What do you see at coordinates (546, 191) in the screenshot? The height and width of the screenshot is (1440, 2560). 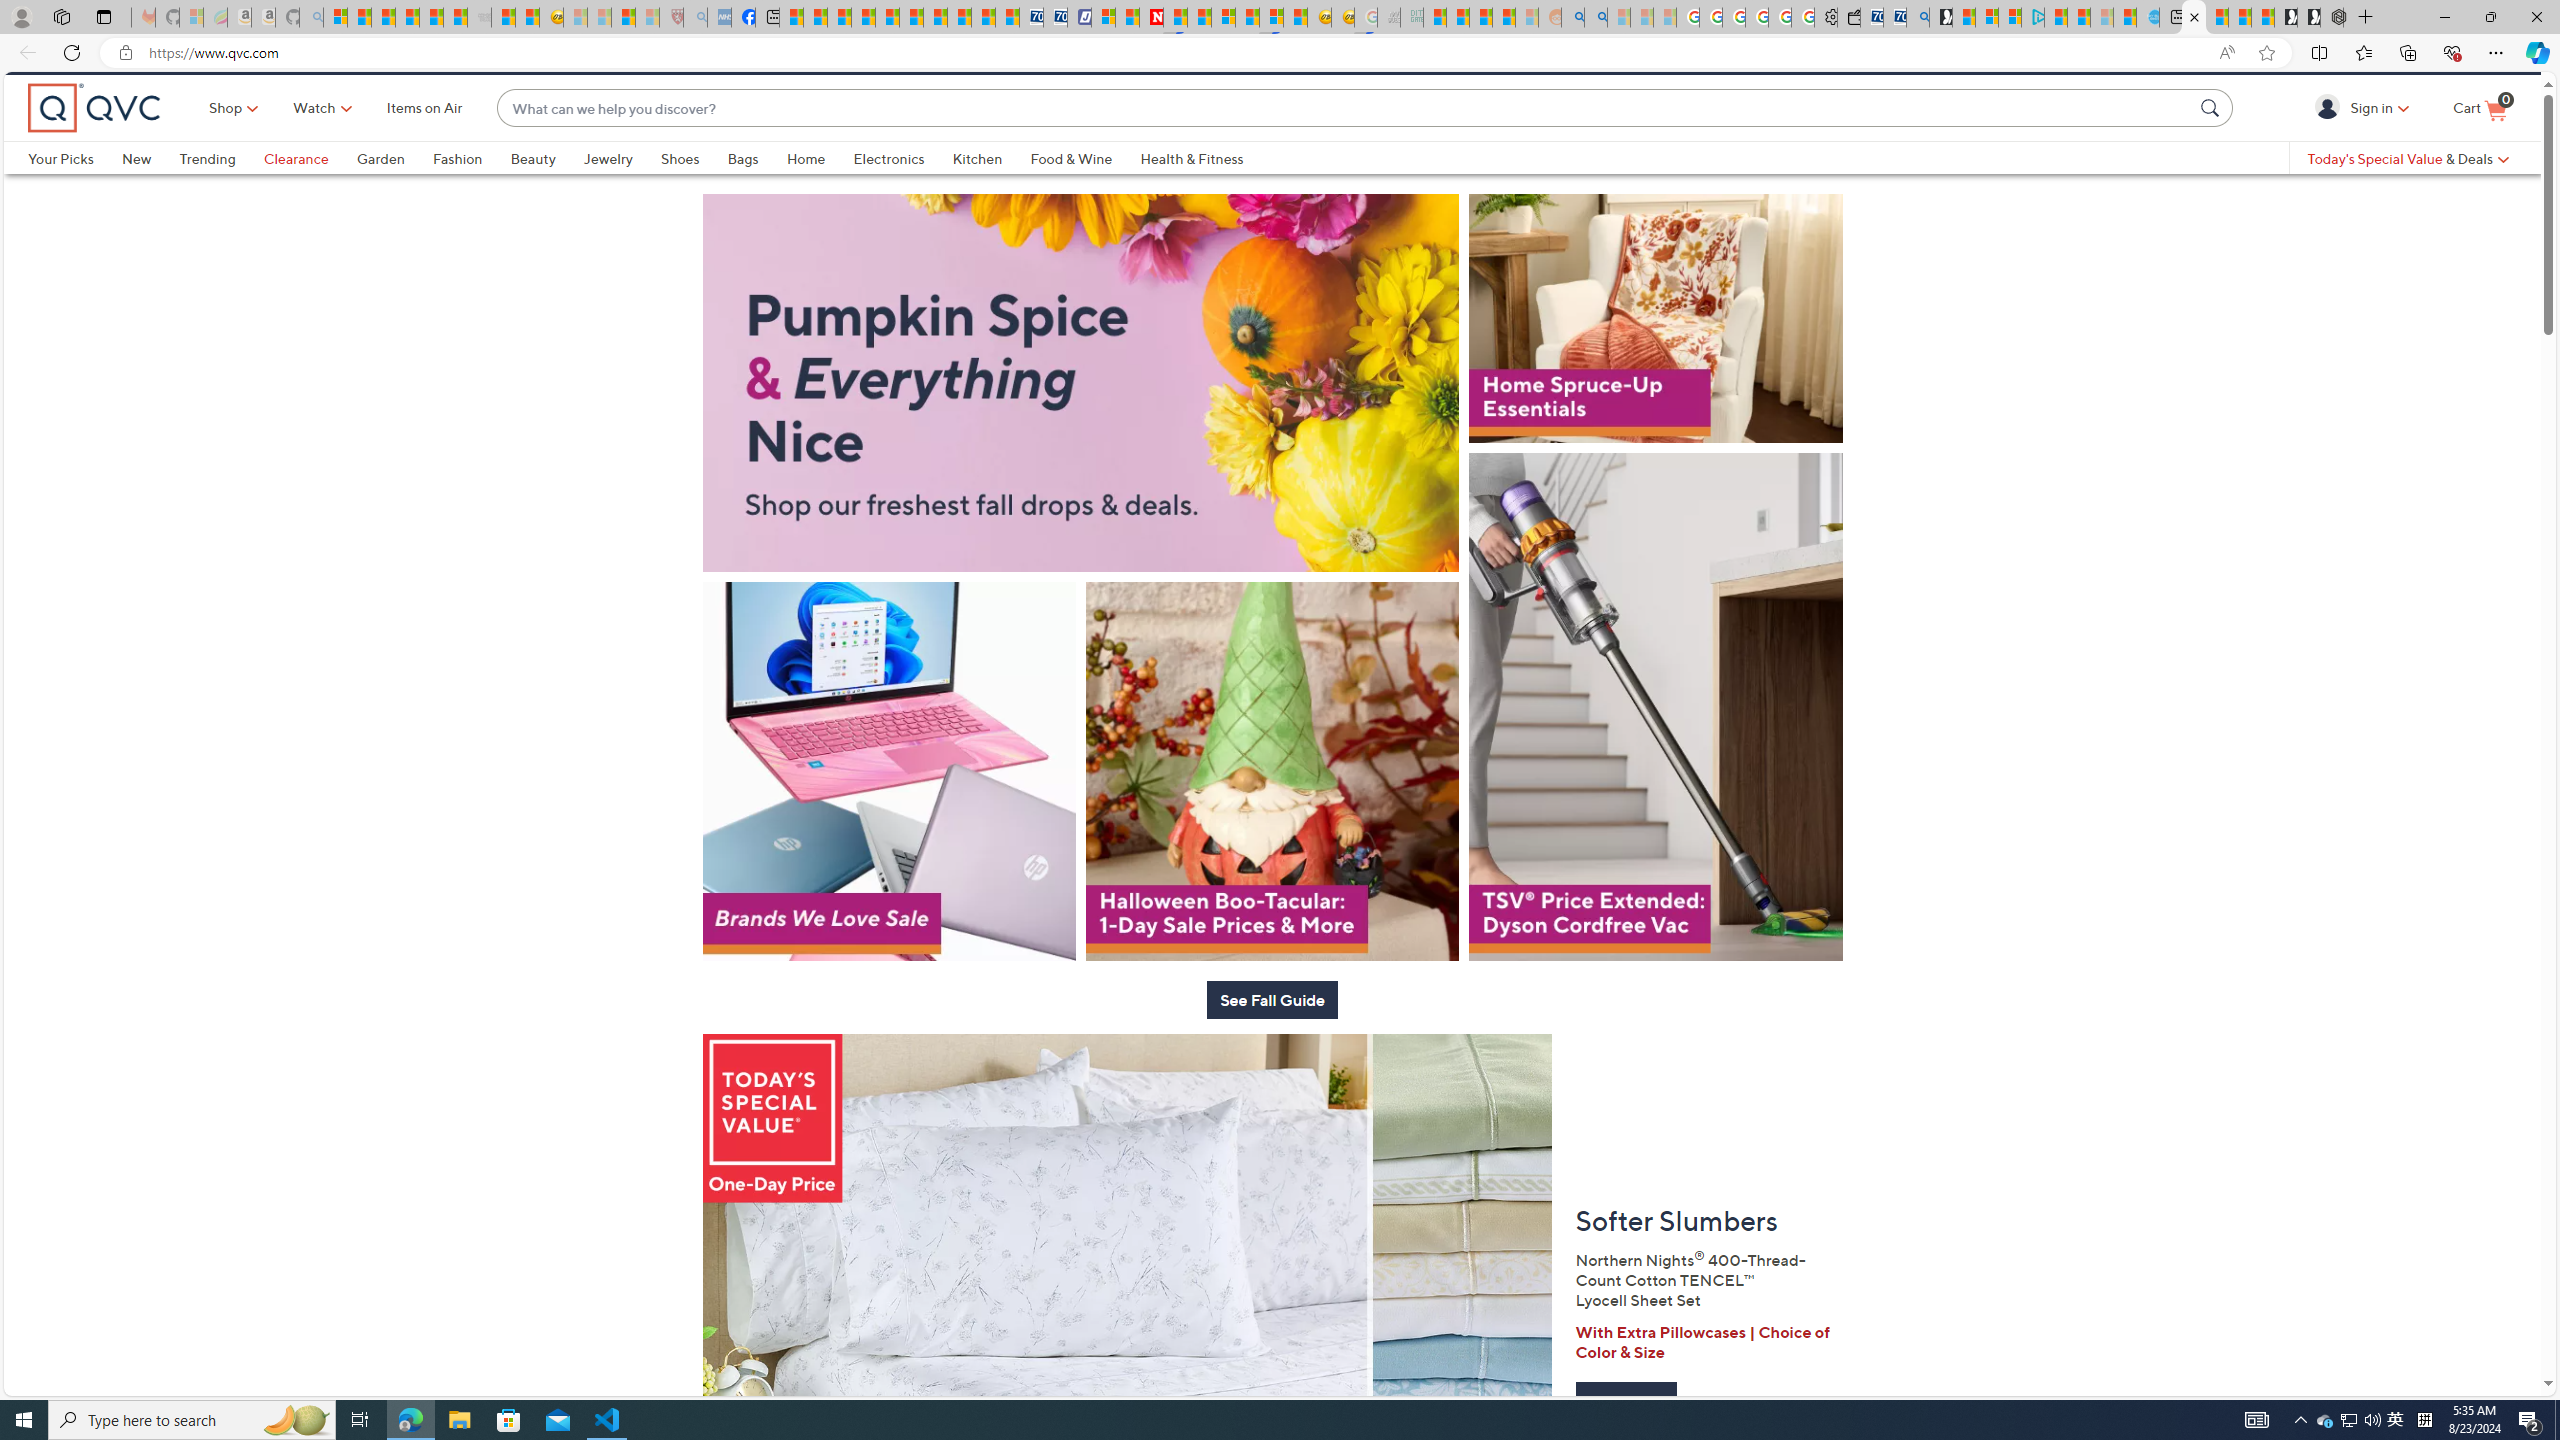 I see `'Beauty'` at bounding box center [546, 191].